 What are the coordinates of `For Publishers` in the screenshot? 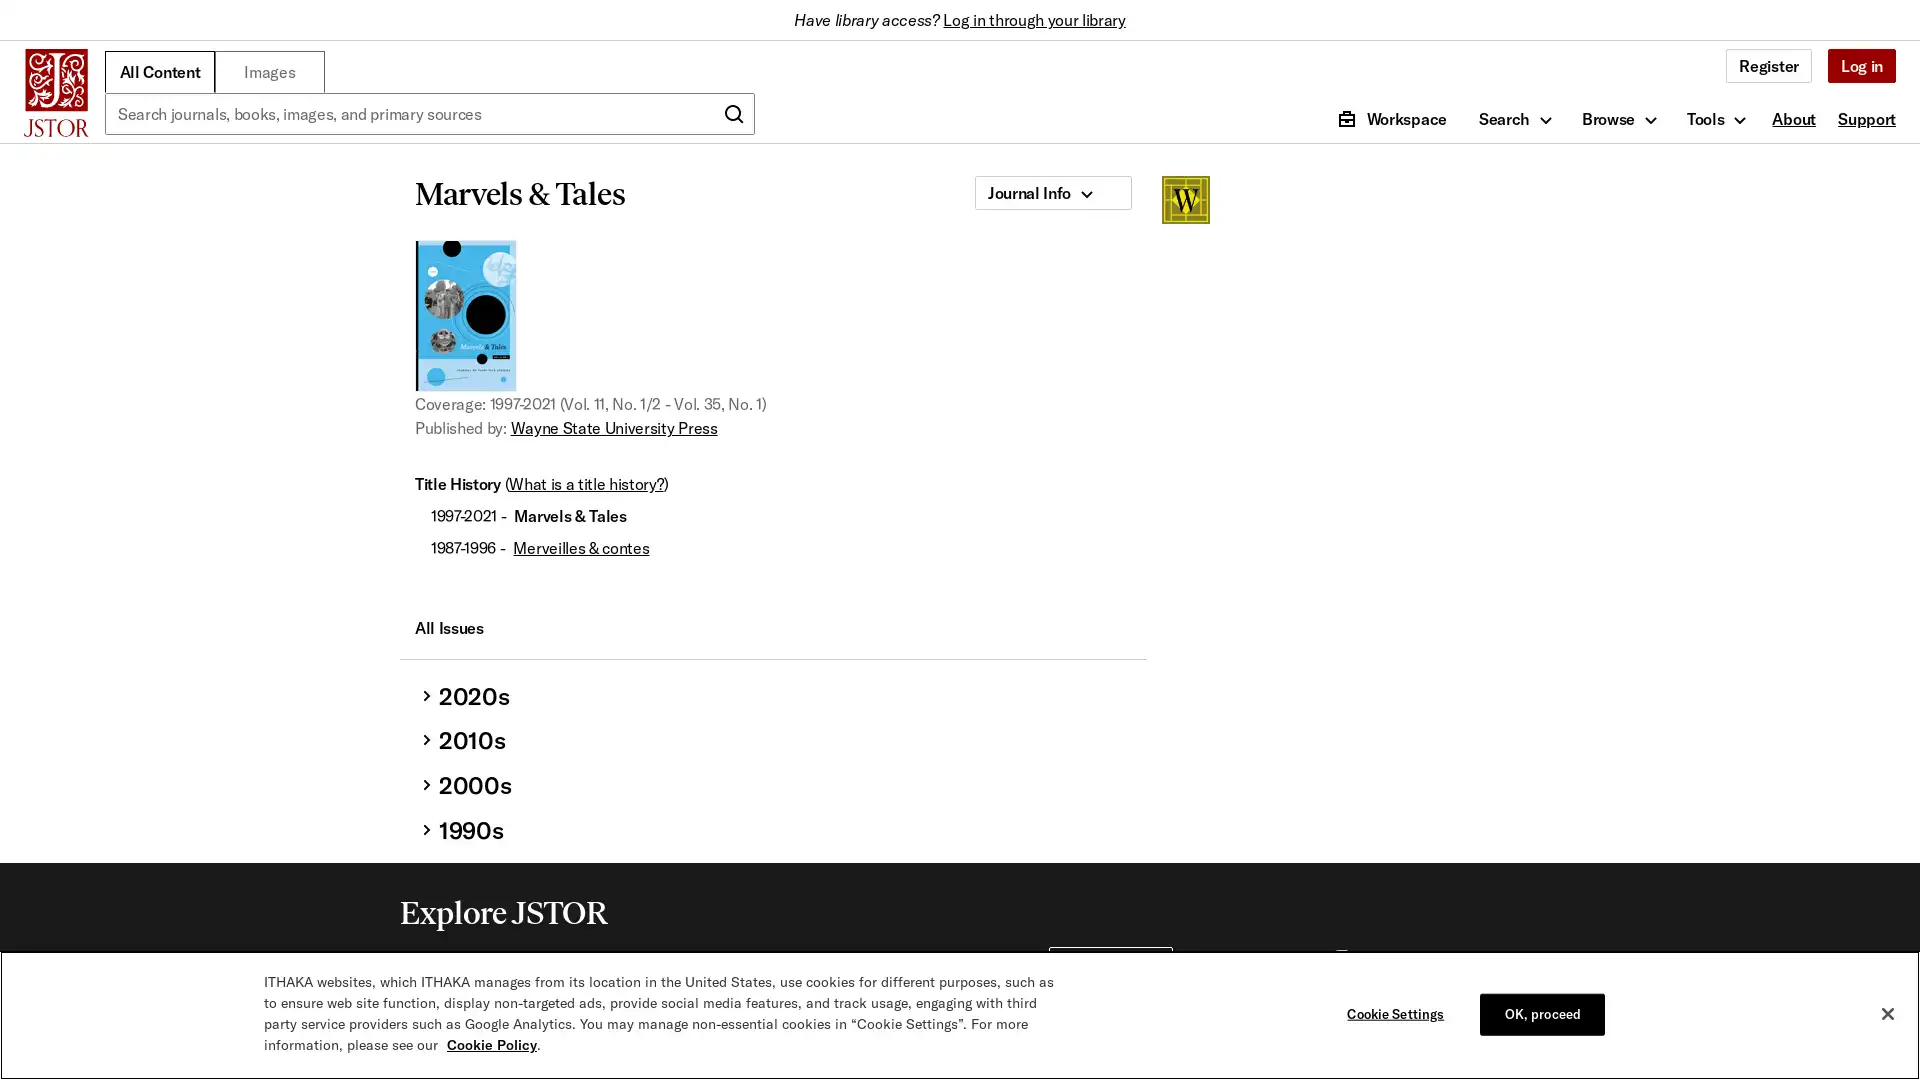 It's located at (1112, 1014).